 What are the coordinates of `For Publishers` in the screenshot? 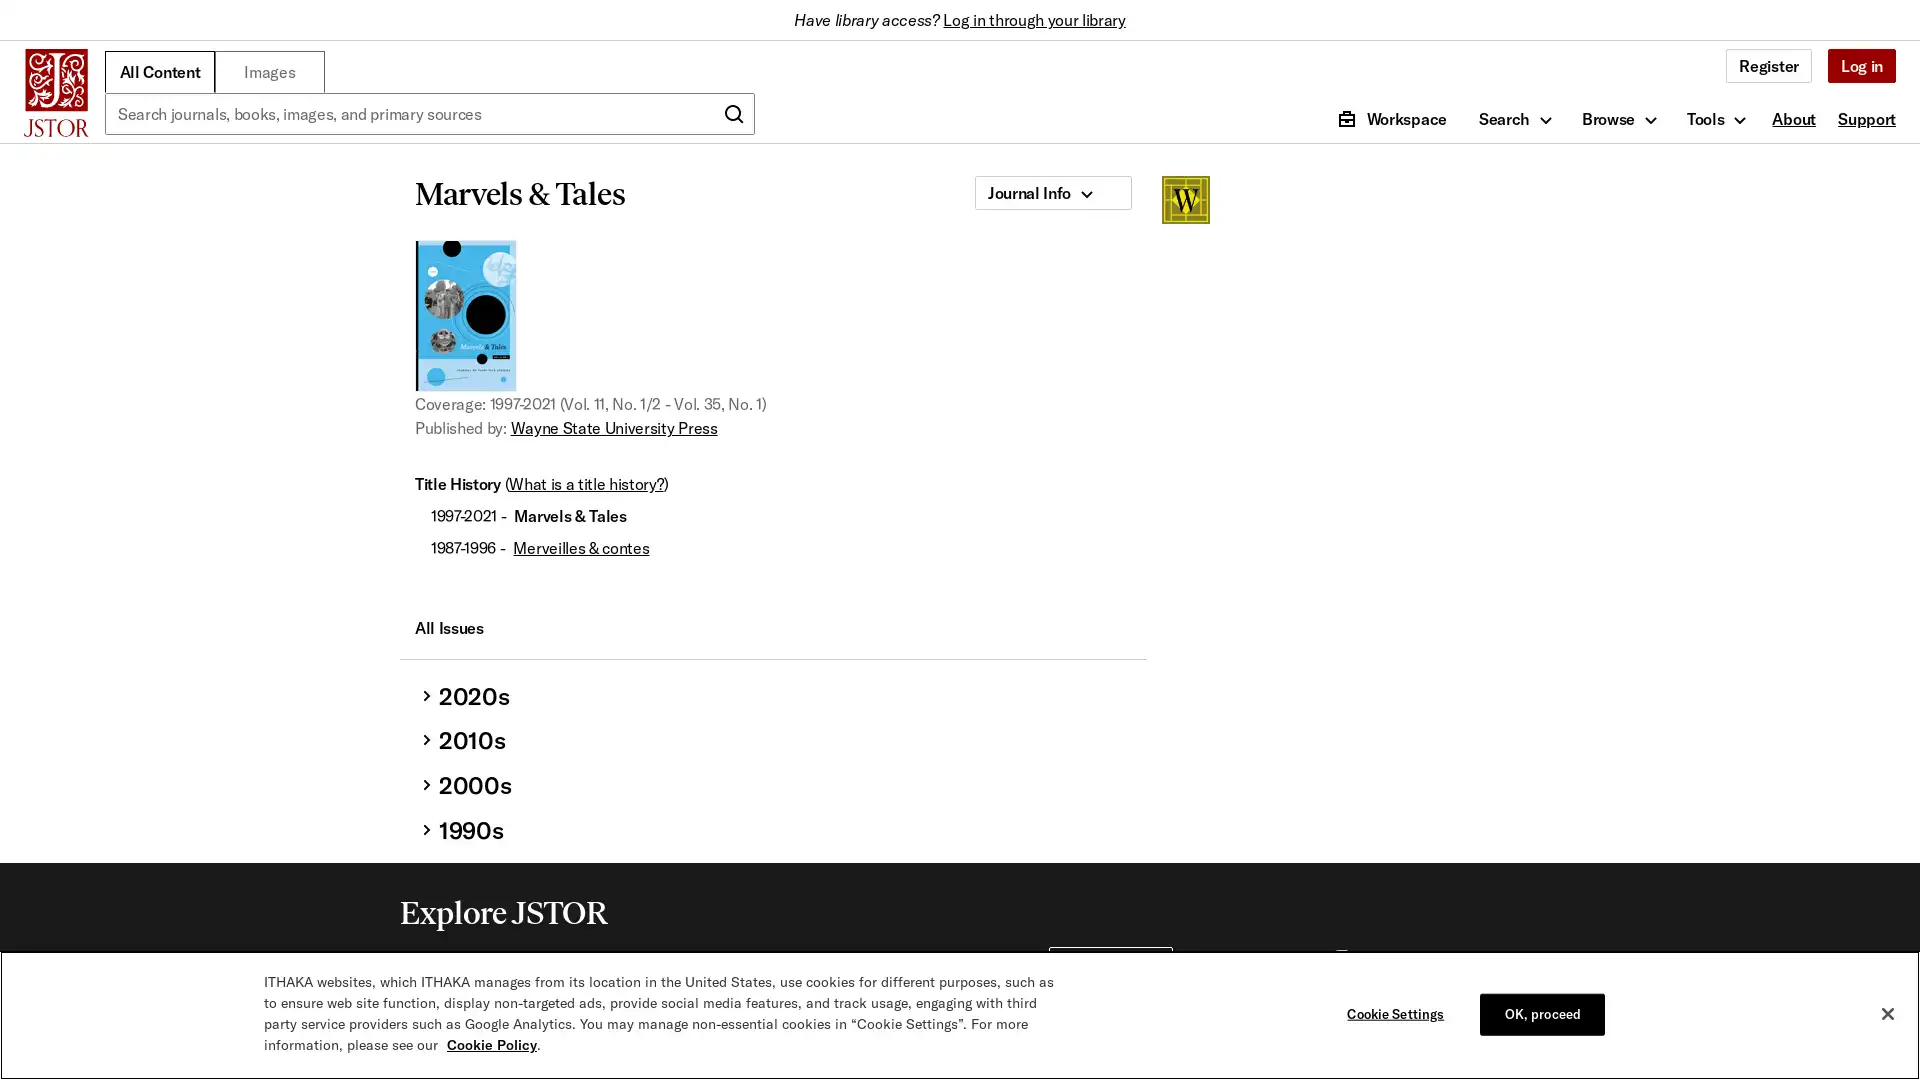 It's located at (1112, 1014).